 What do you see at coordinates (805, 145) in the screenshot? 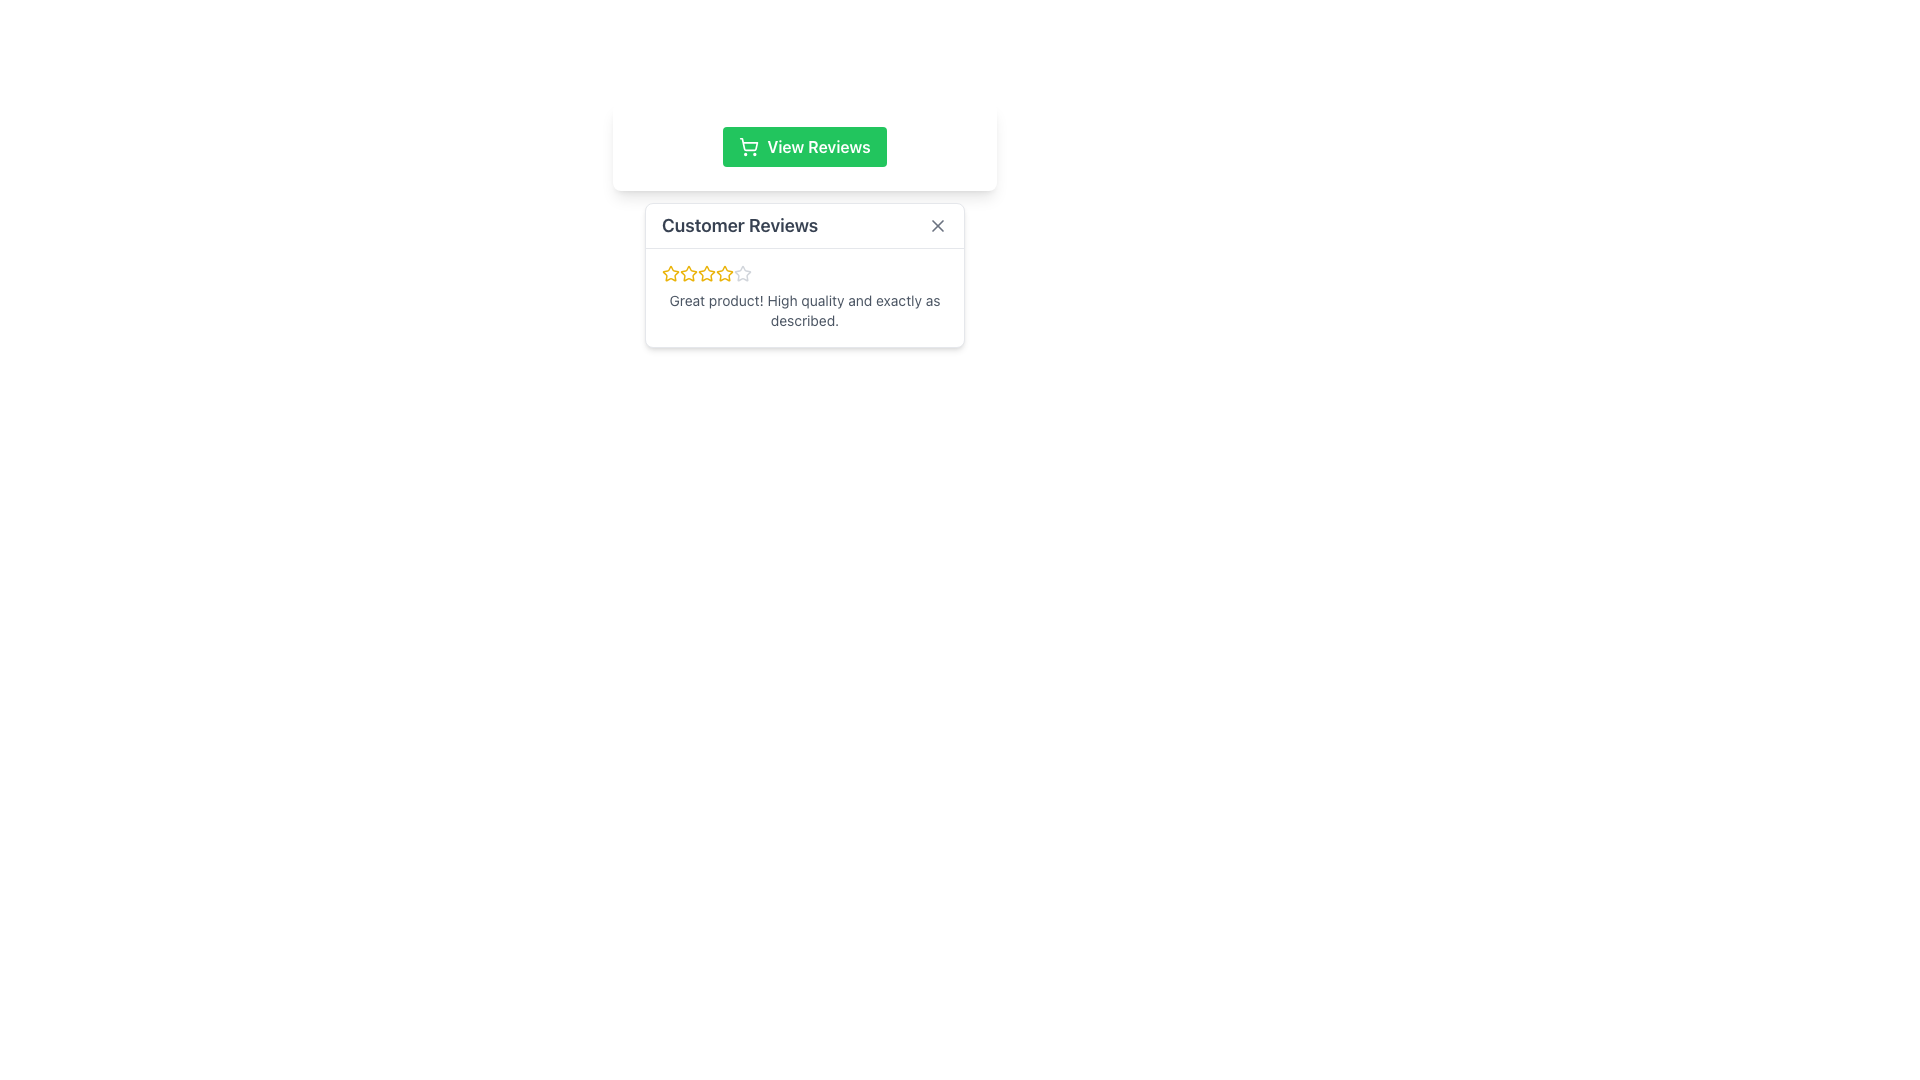
I see `the green 'View Reviews' button with rounded corners, which features a white text label and a shopping cart icon` at bounding box center [805, 145].